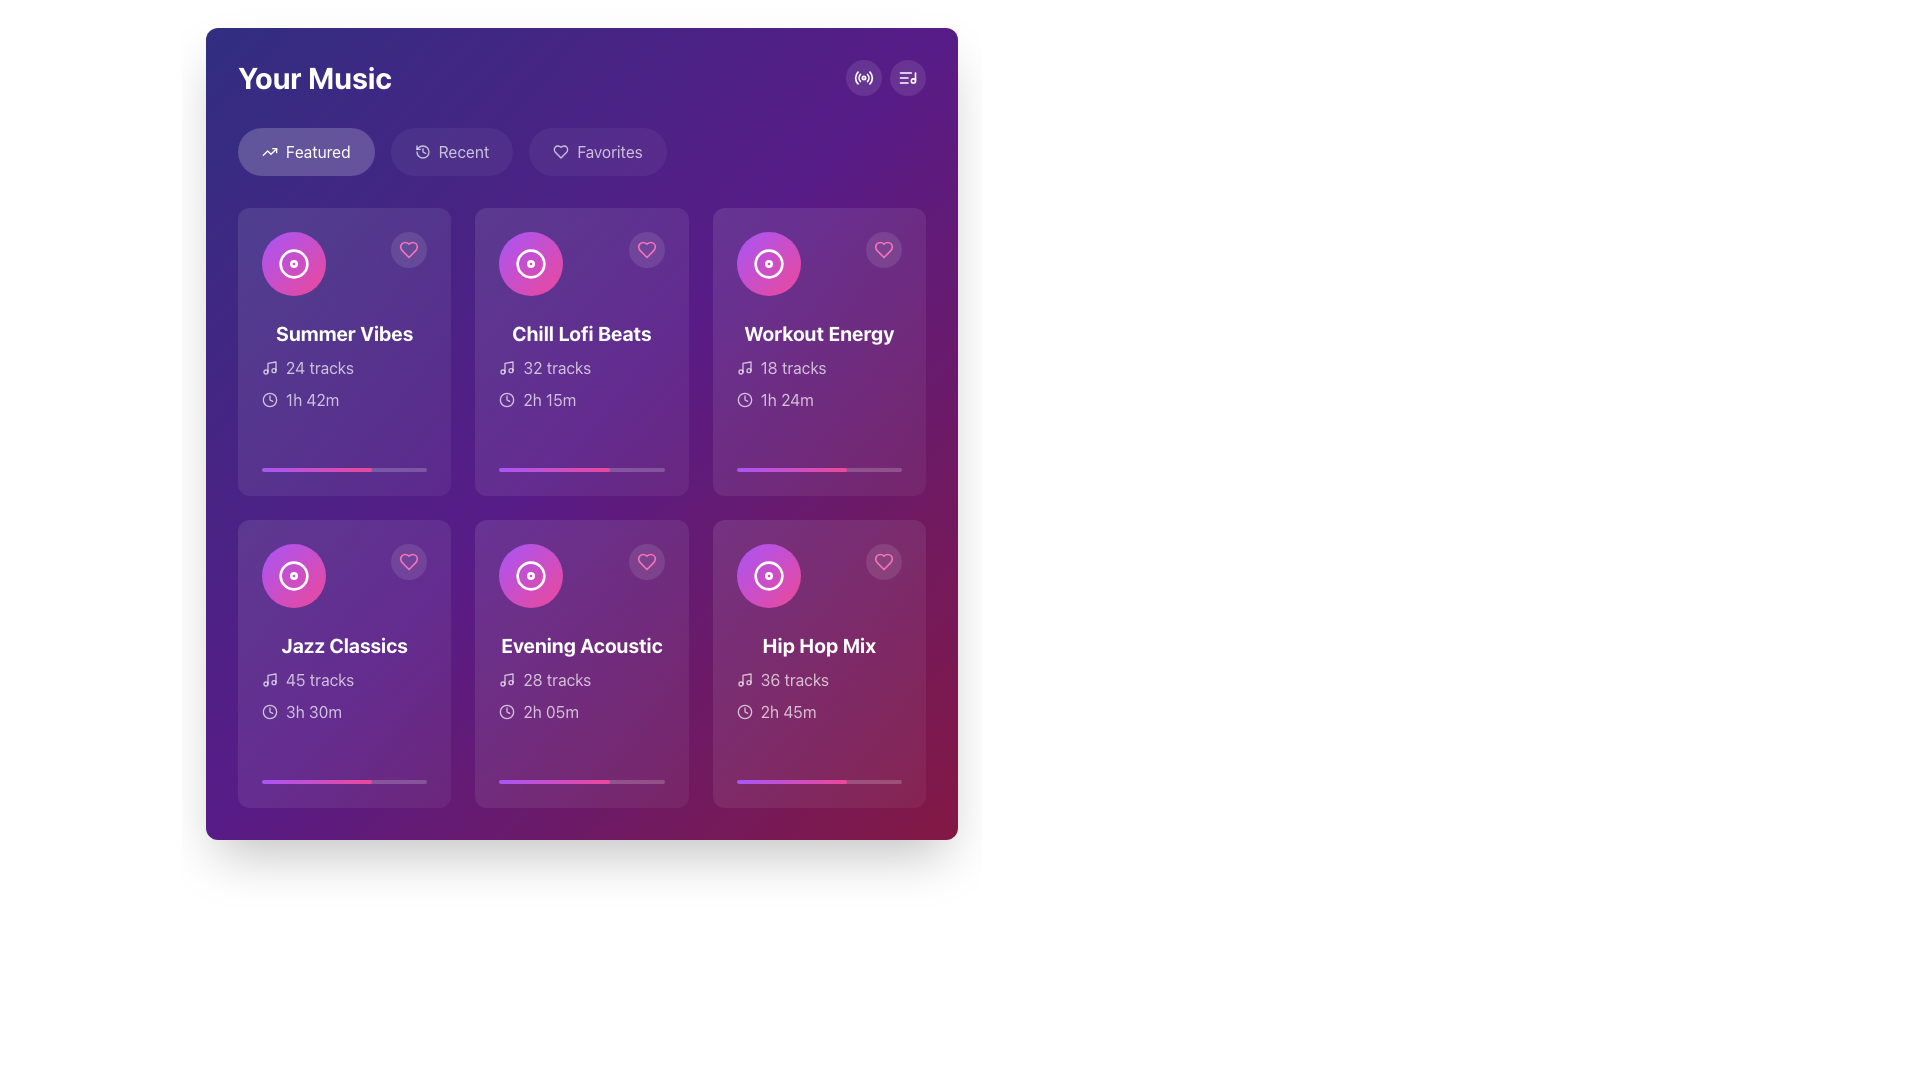 The height and width of the screenshot is (1080, 1920). What do you see at coordinates (314, 76) in the screenshot?
I see `text label 'Your Music' which is styled in large, bold, white font against a purple gradient background, located at the top-left corner of the page` at bounding box center [314, 76].